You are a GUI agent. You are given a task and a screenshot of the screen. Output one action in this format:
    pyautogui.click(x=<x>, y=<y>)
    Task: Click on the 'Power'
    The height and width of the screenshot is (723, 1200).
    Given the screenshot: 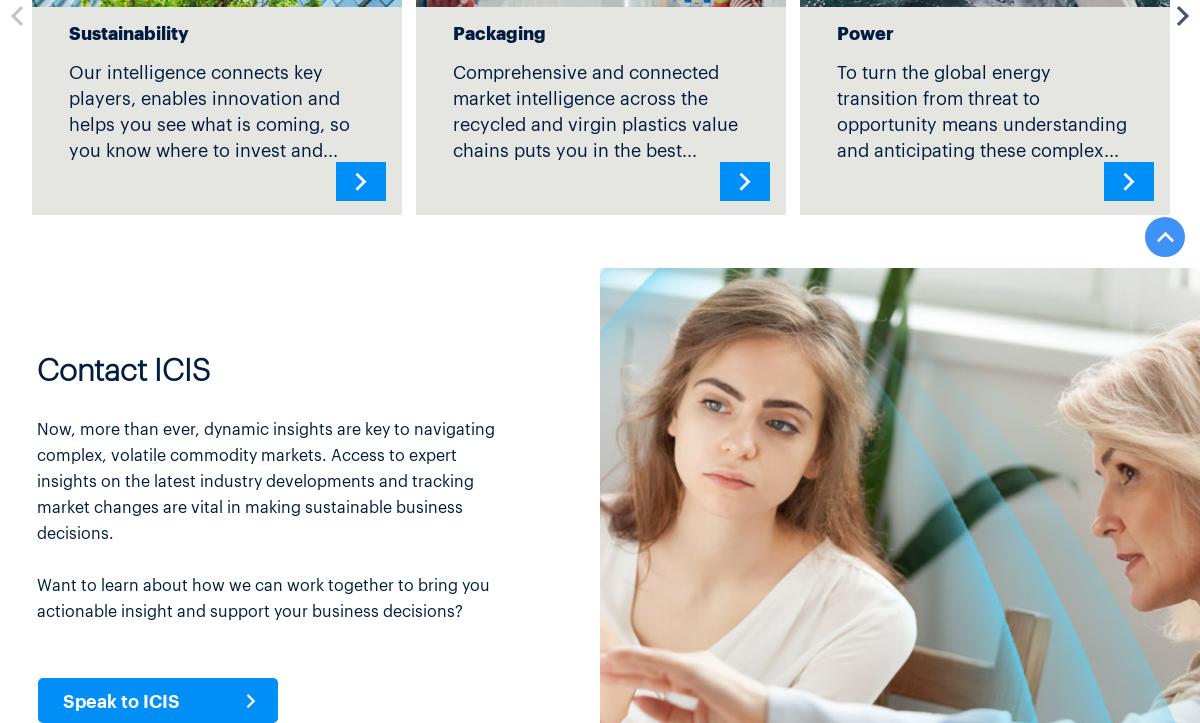 What is the action you would take?
    pyautogui.click(x=836, y=32)
    